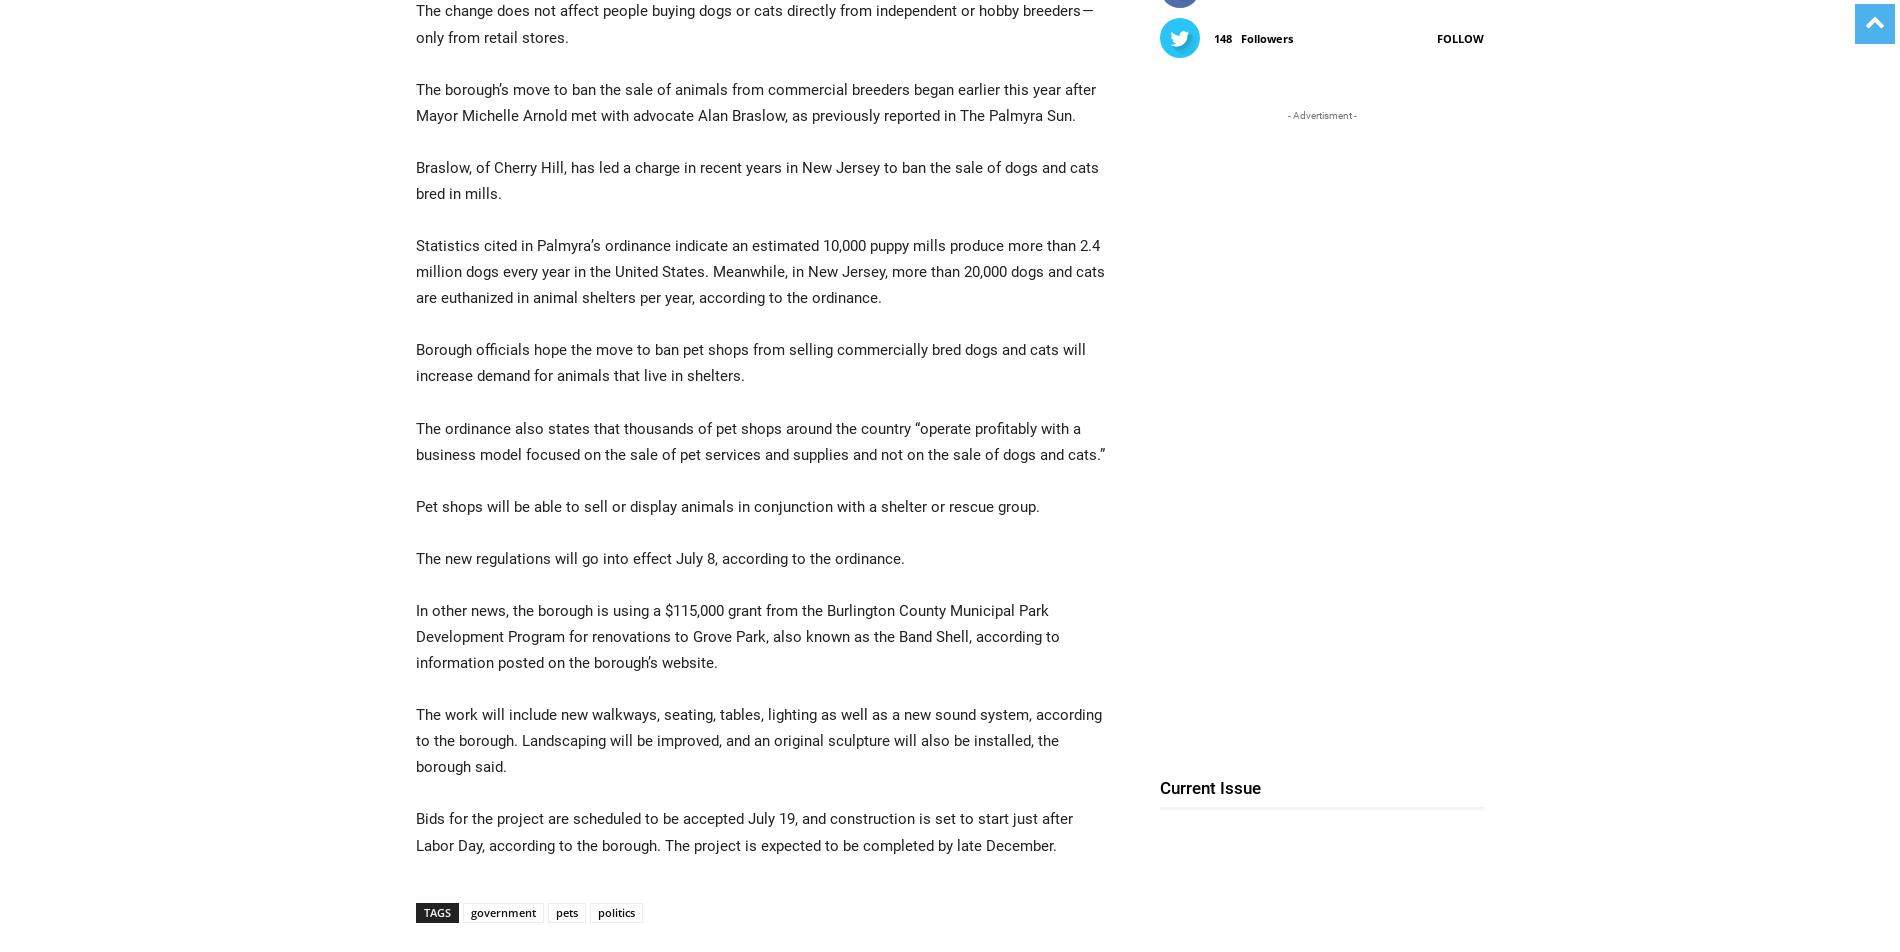 The width and height of the screenshot is (1900, 952). What do you see at coordinates (423, 911) in the screenshot?
I see `'Tags'` at bounding box center [423, 911].